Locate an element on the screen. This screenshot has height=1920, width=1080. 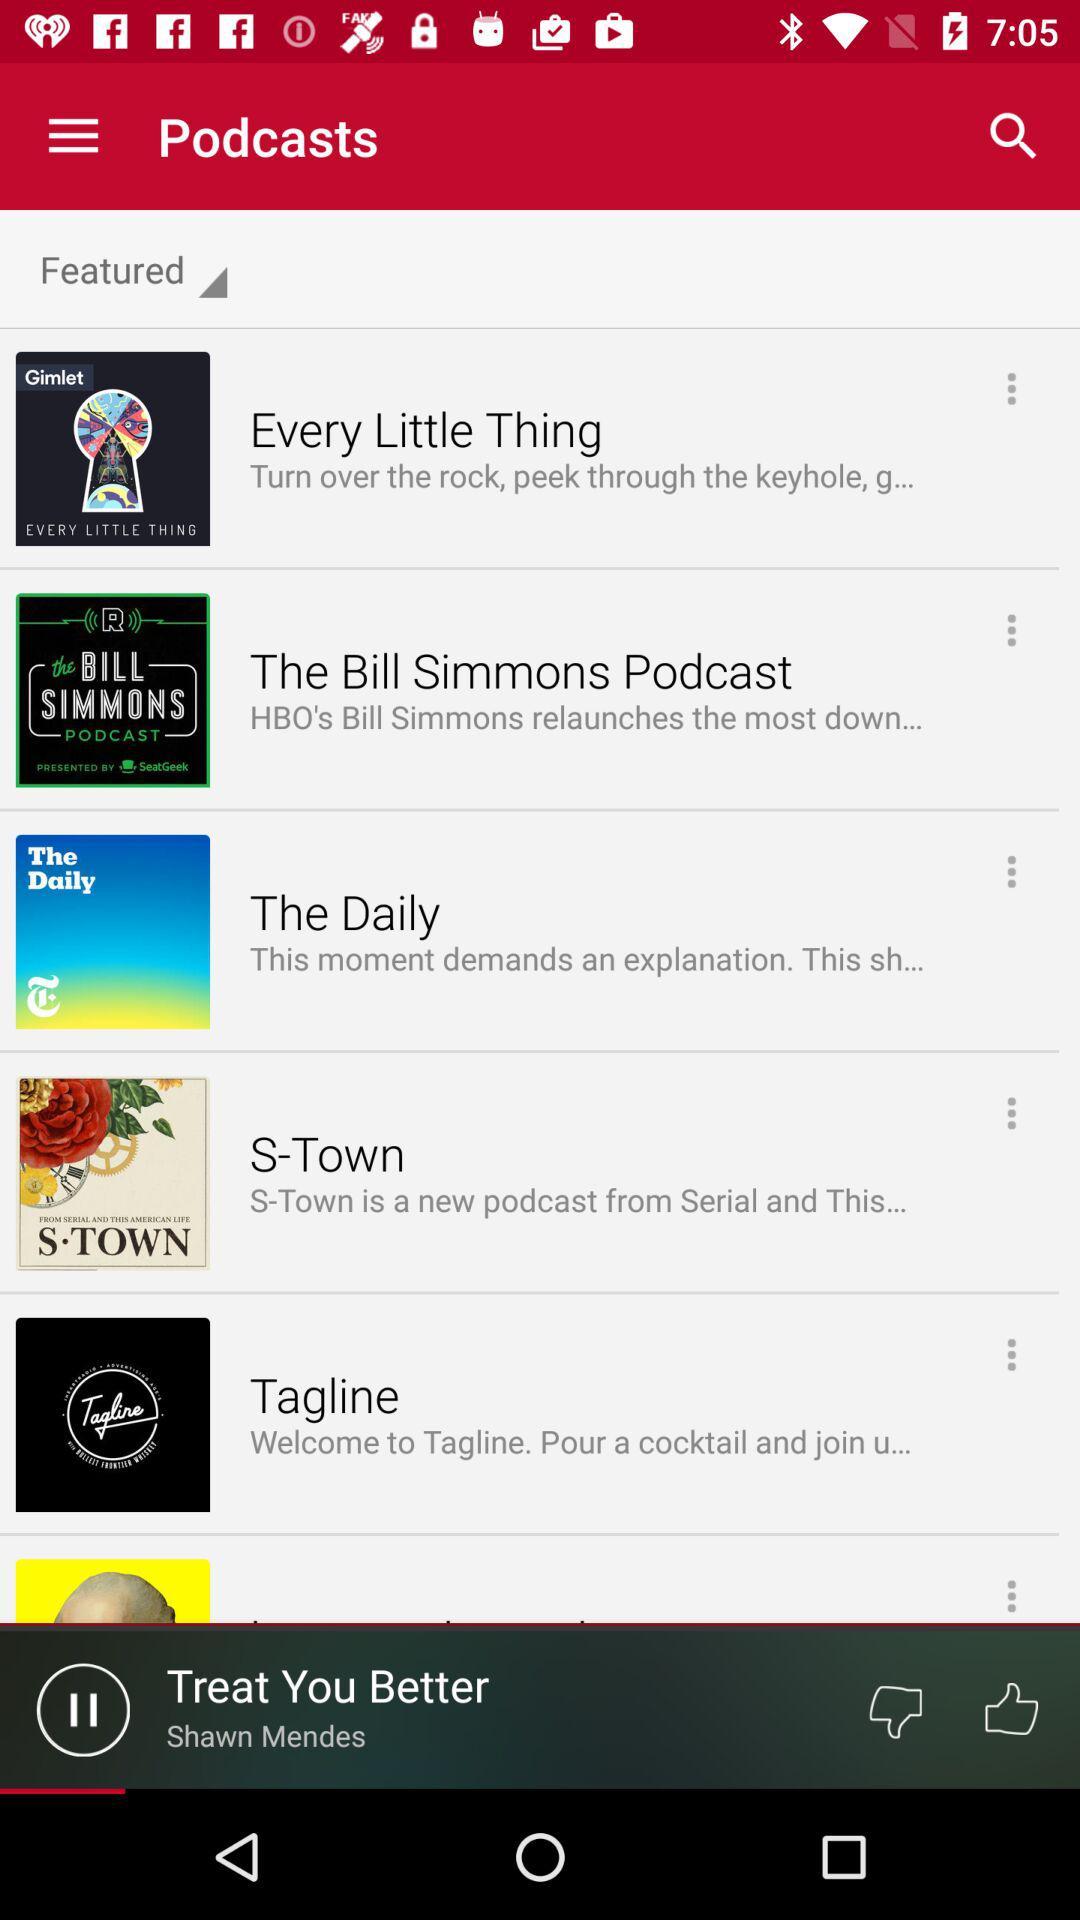
the thumbs_up icon is located at coordinates (1011, 1708).